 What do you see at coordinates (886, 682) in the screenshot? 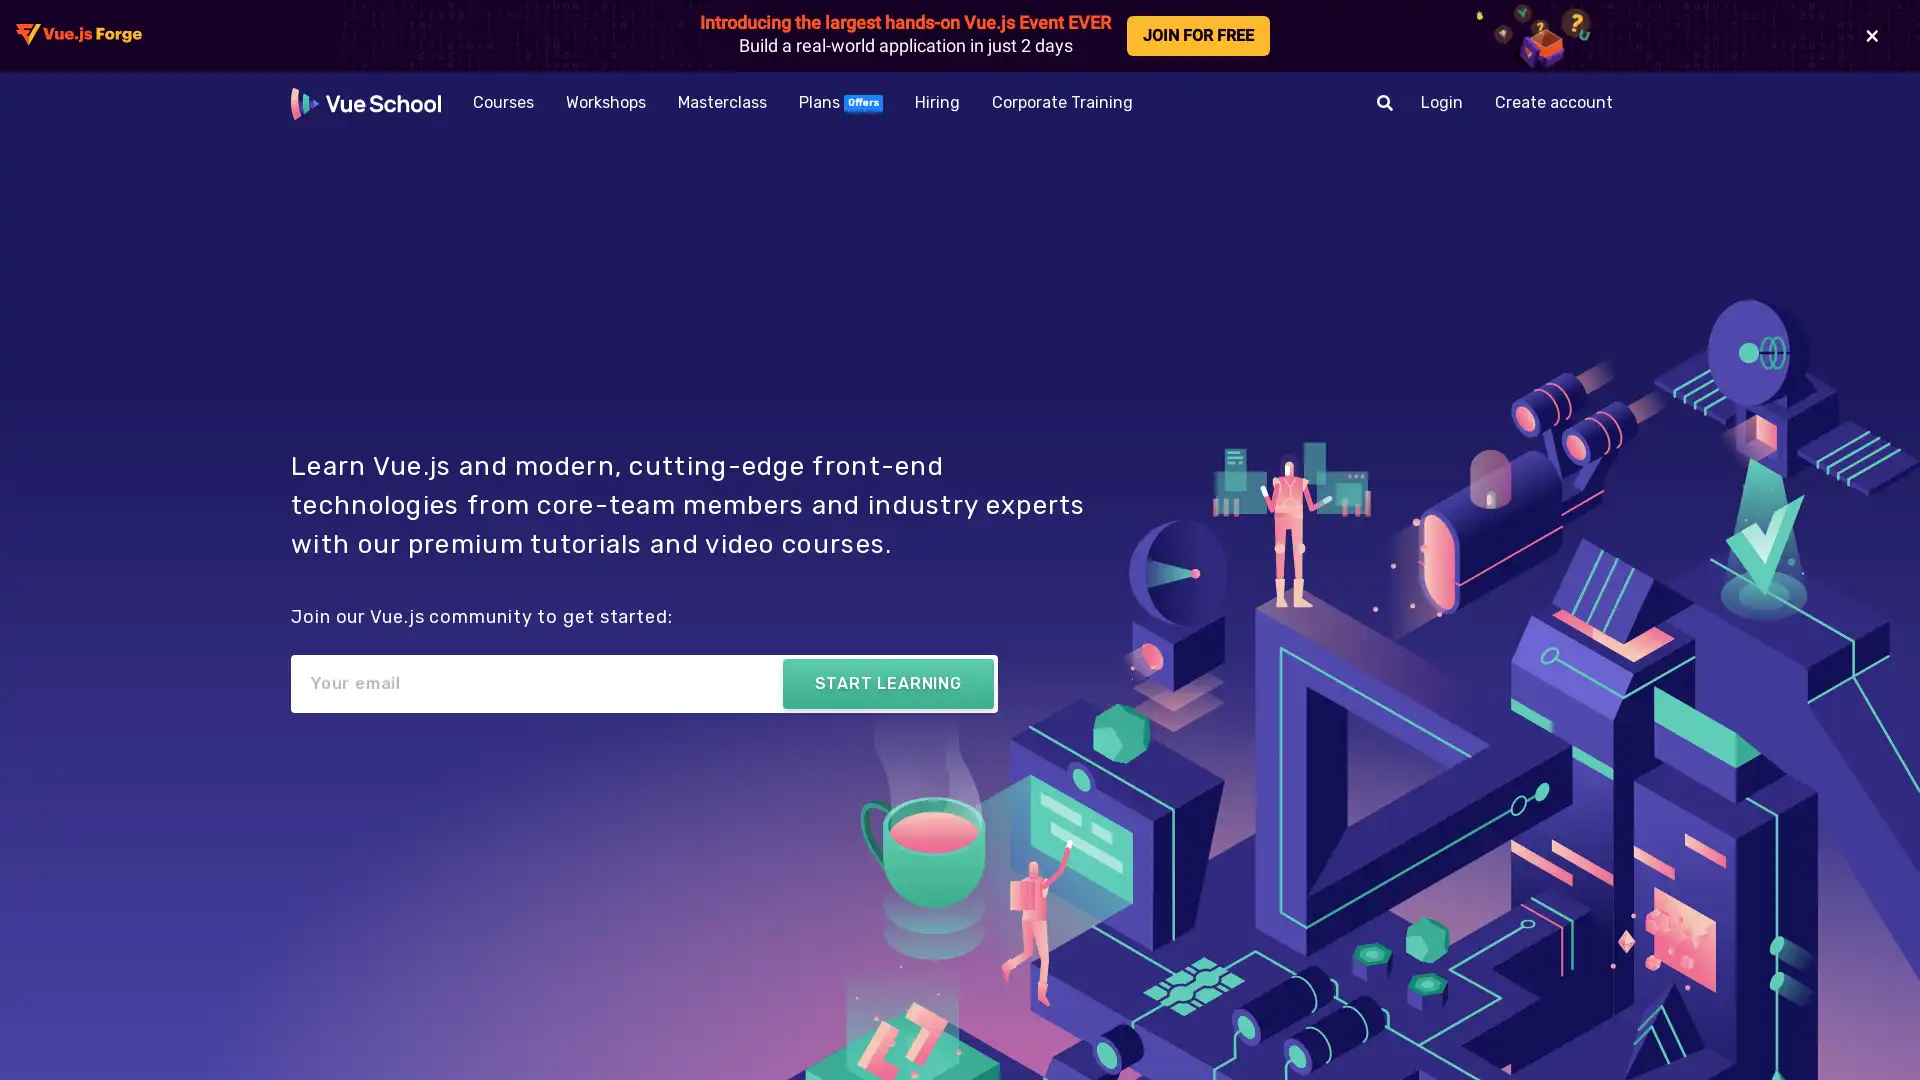
I see `START LEARNING` at bounding box center [886, 682].